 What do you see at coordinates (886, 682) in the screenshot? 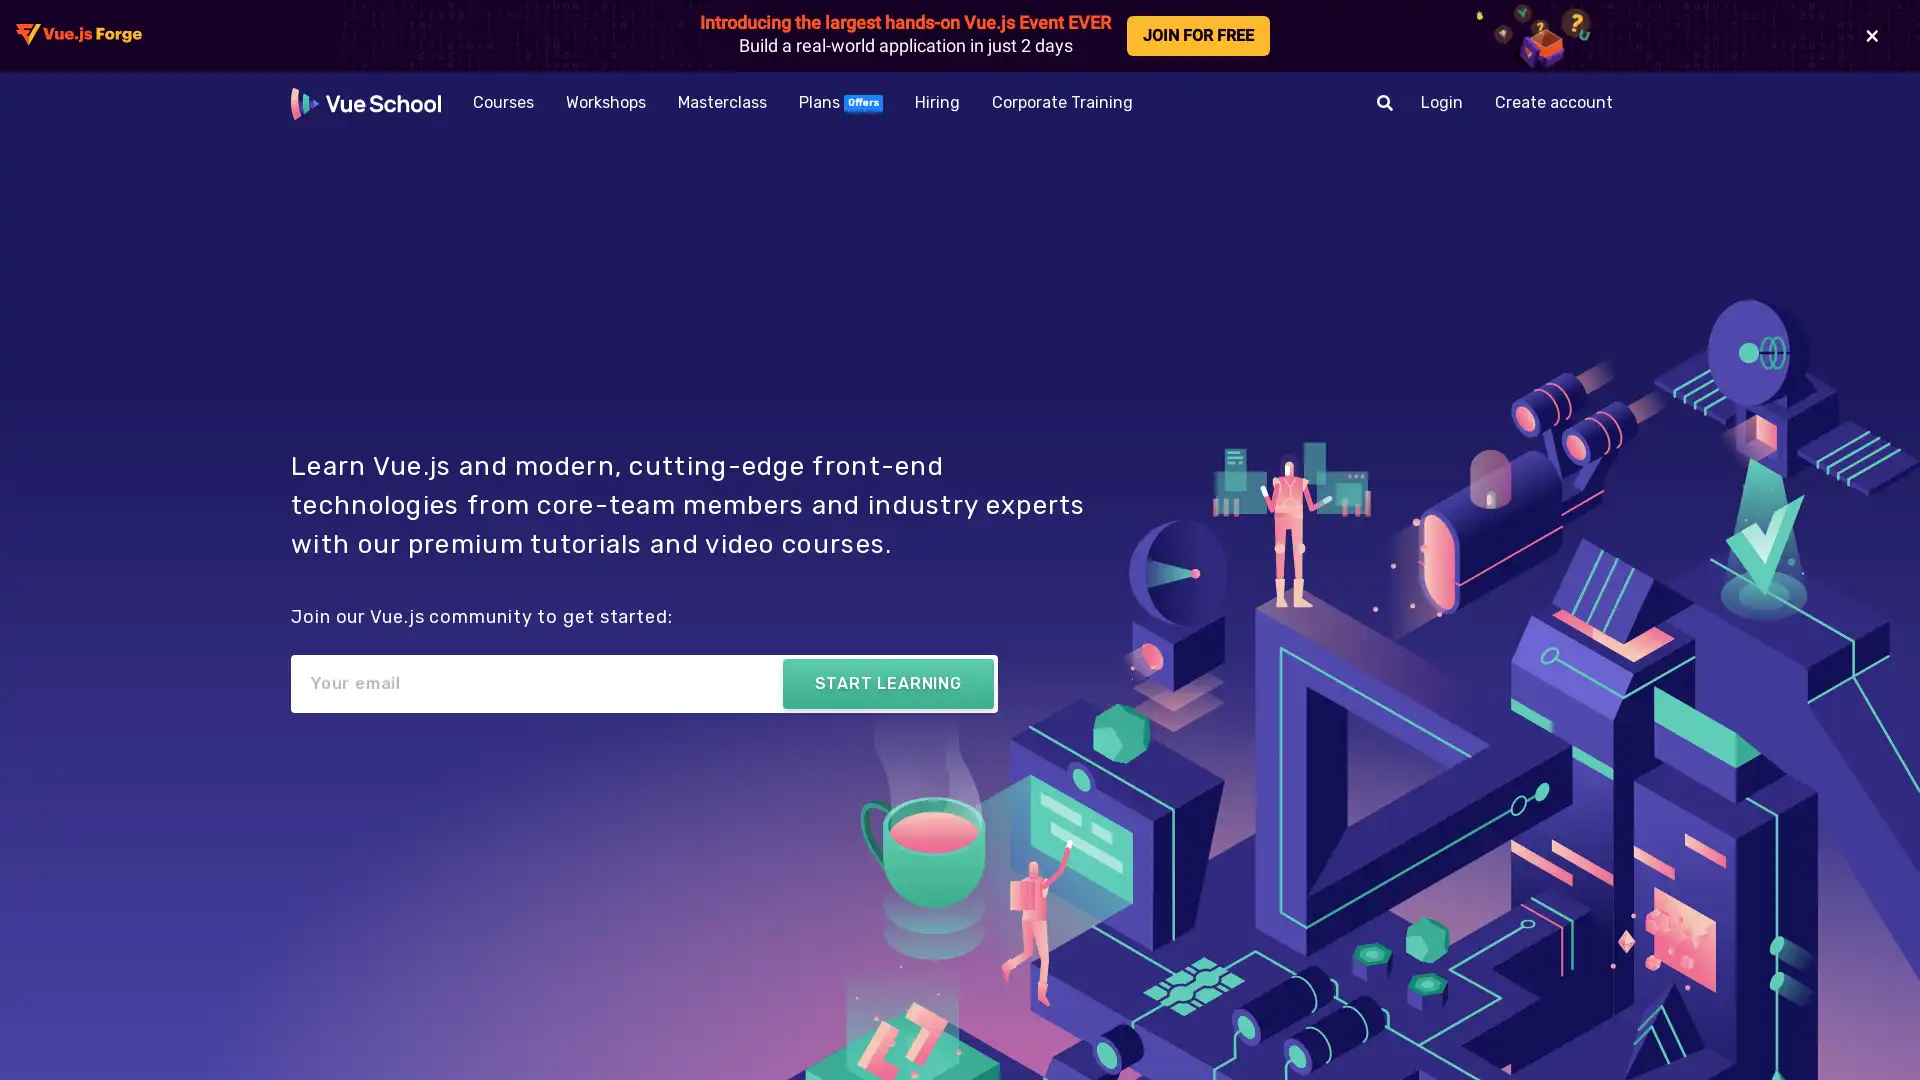
I see `START LEARNING` at bounding box center [886, 682].